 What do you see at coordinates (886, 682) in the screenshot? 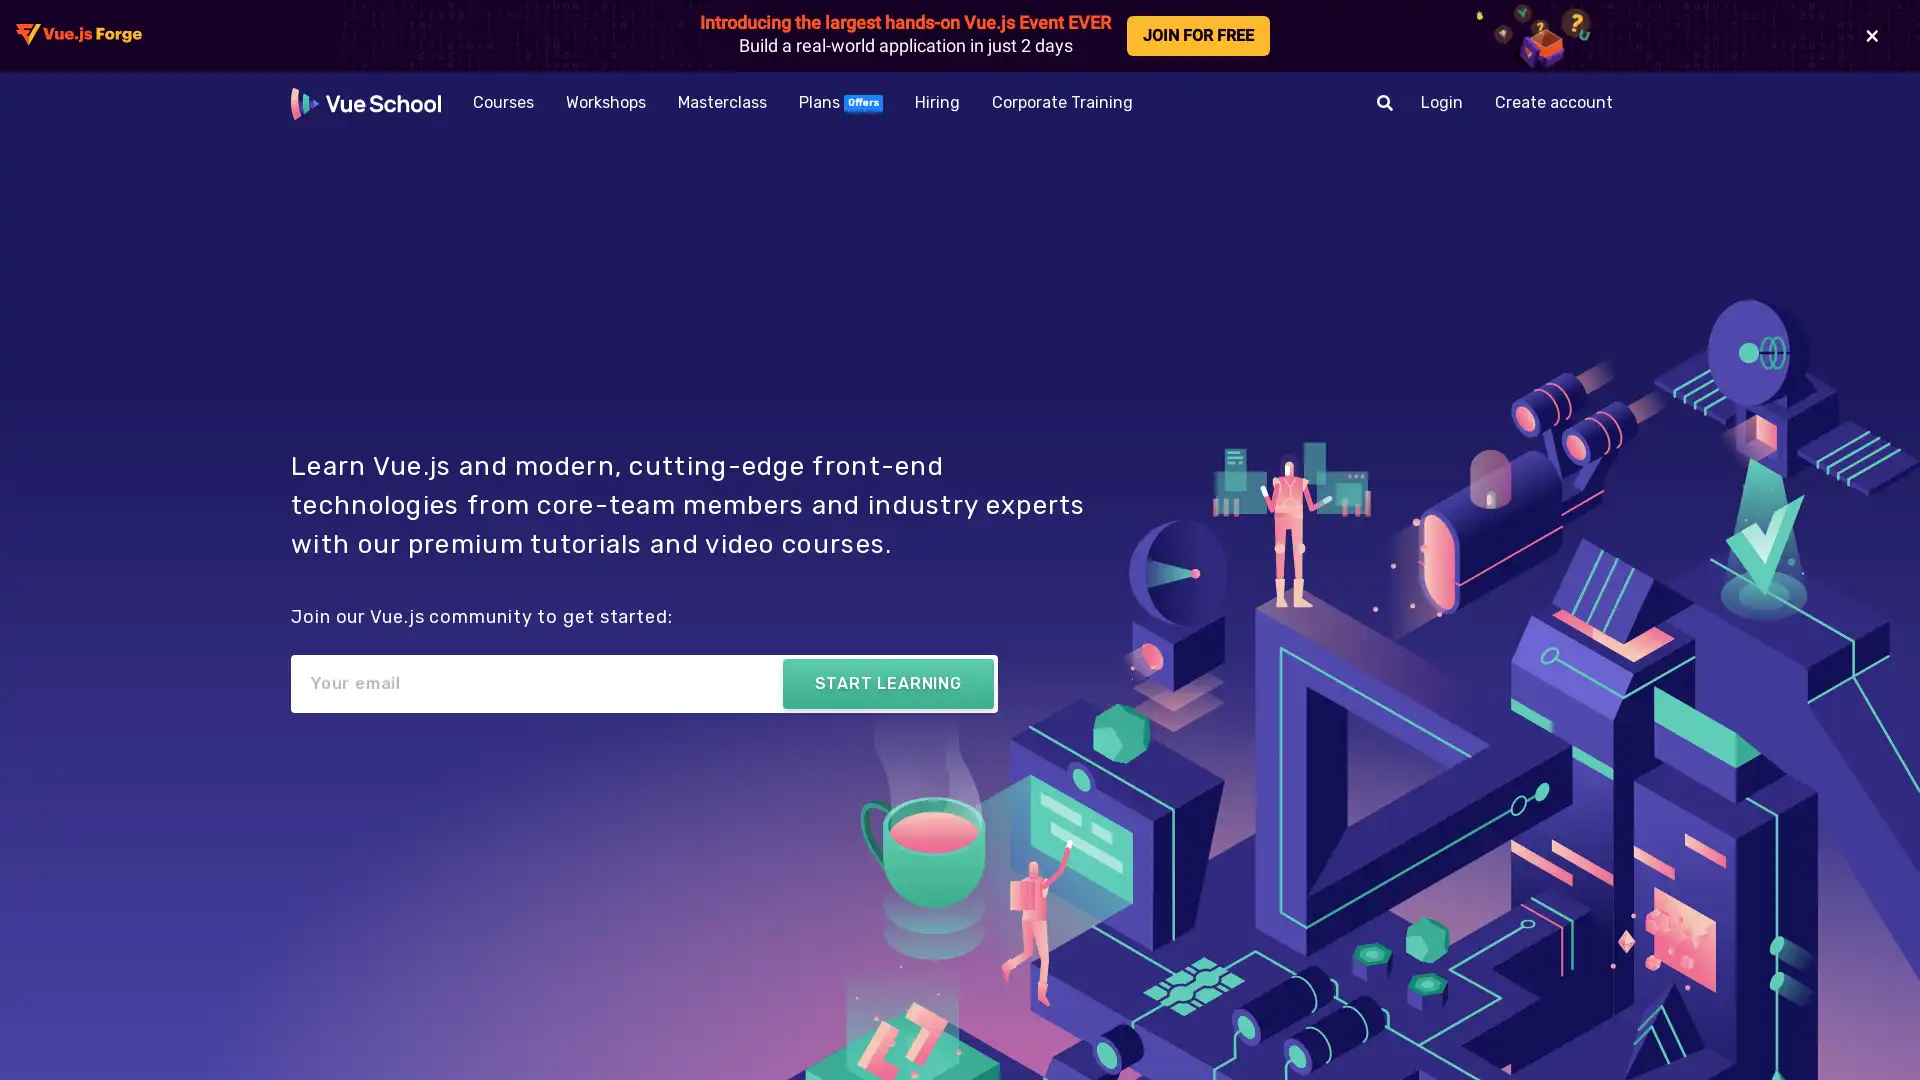
I see `START LEARNING` at bounding box center [886, 682].